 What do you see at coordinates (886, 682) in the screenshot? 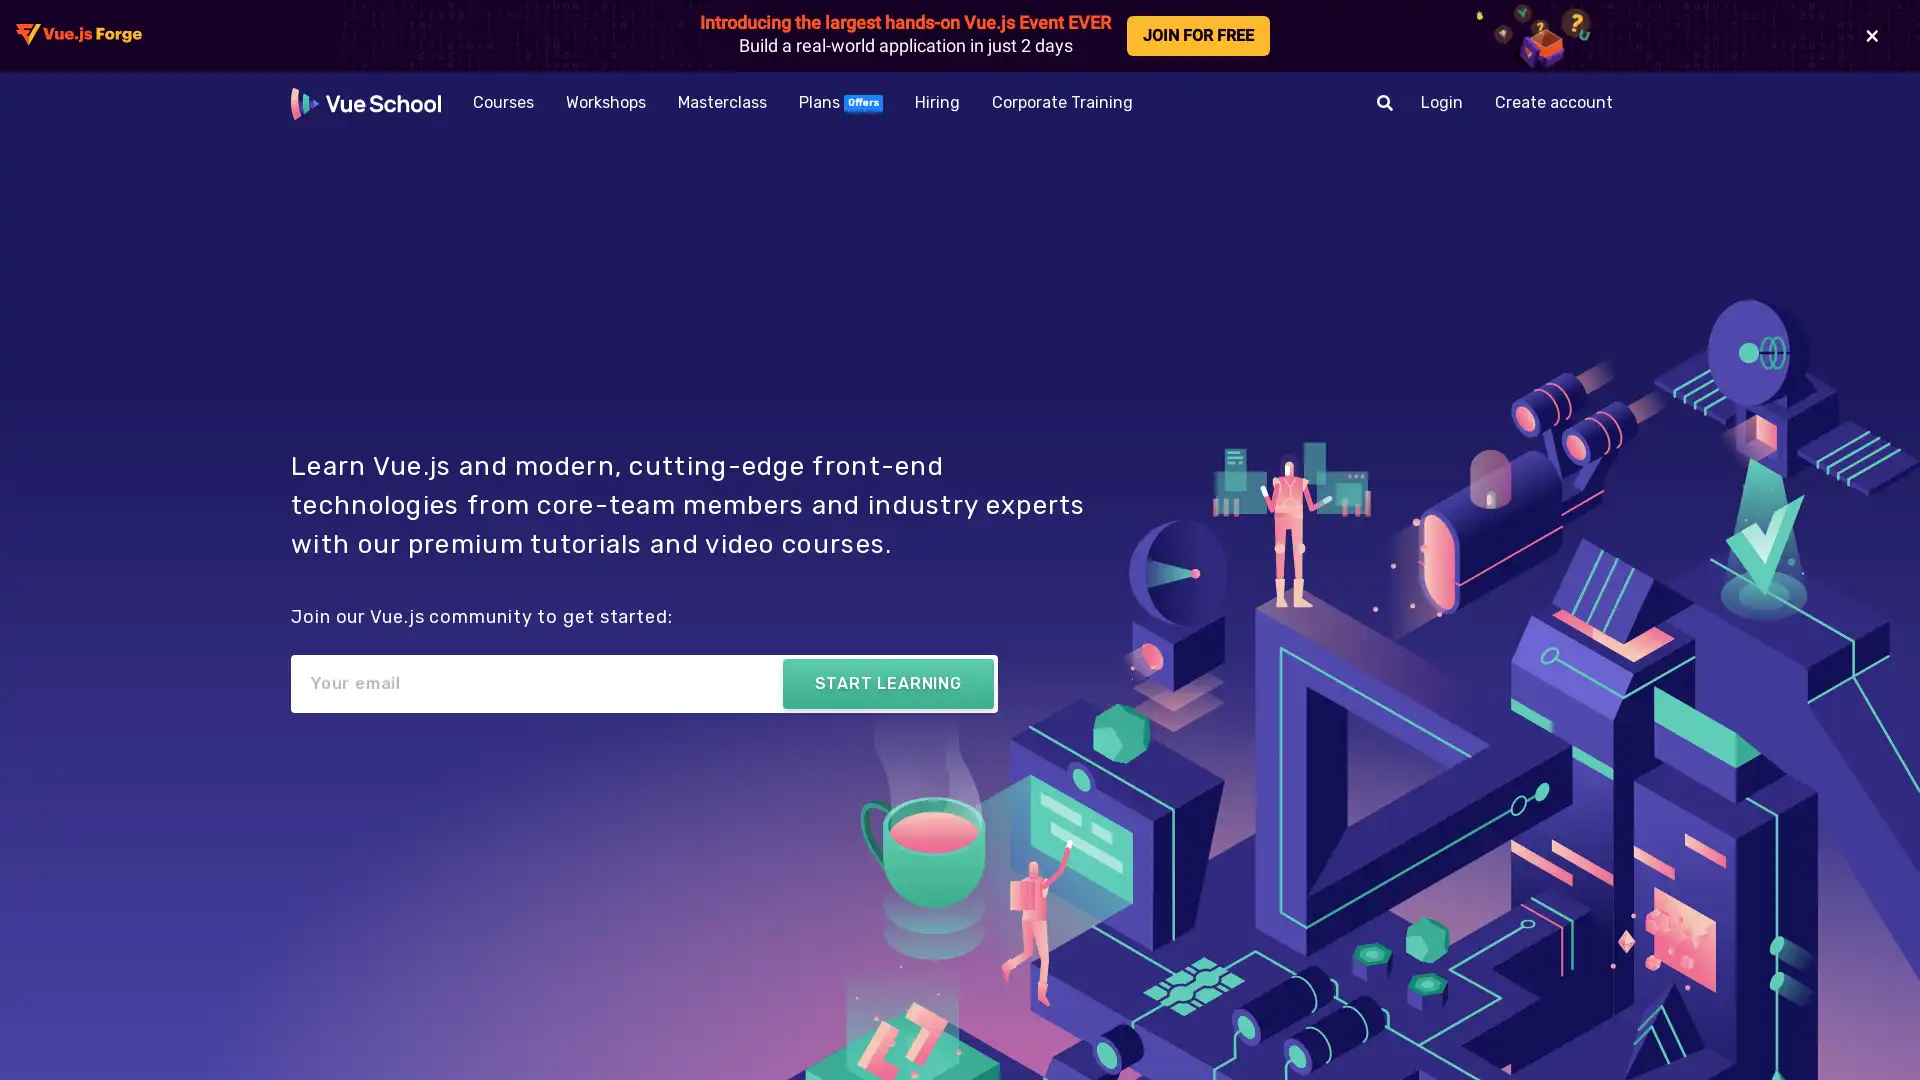
I see `START LEARNING` at bounding box center [886, 682].